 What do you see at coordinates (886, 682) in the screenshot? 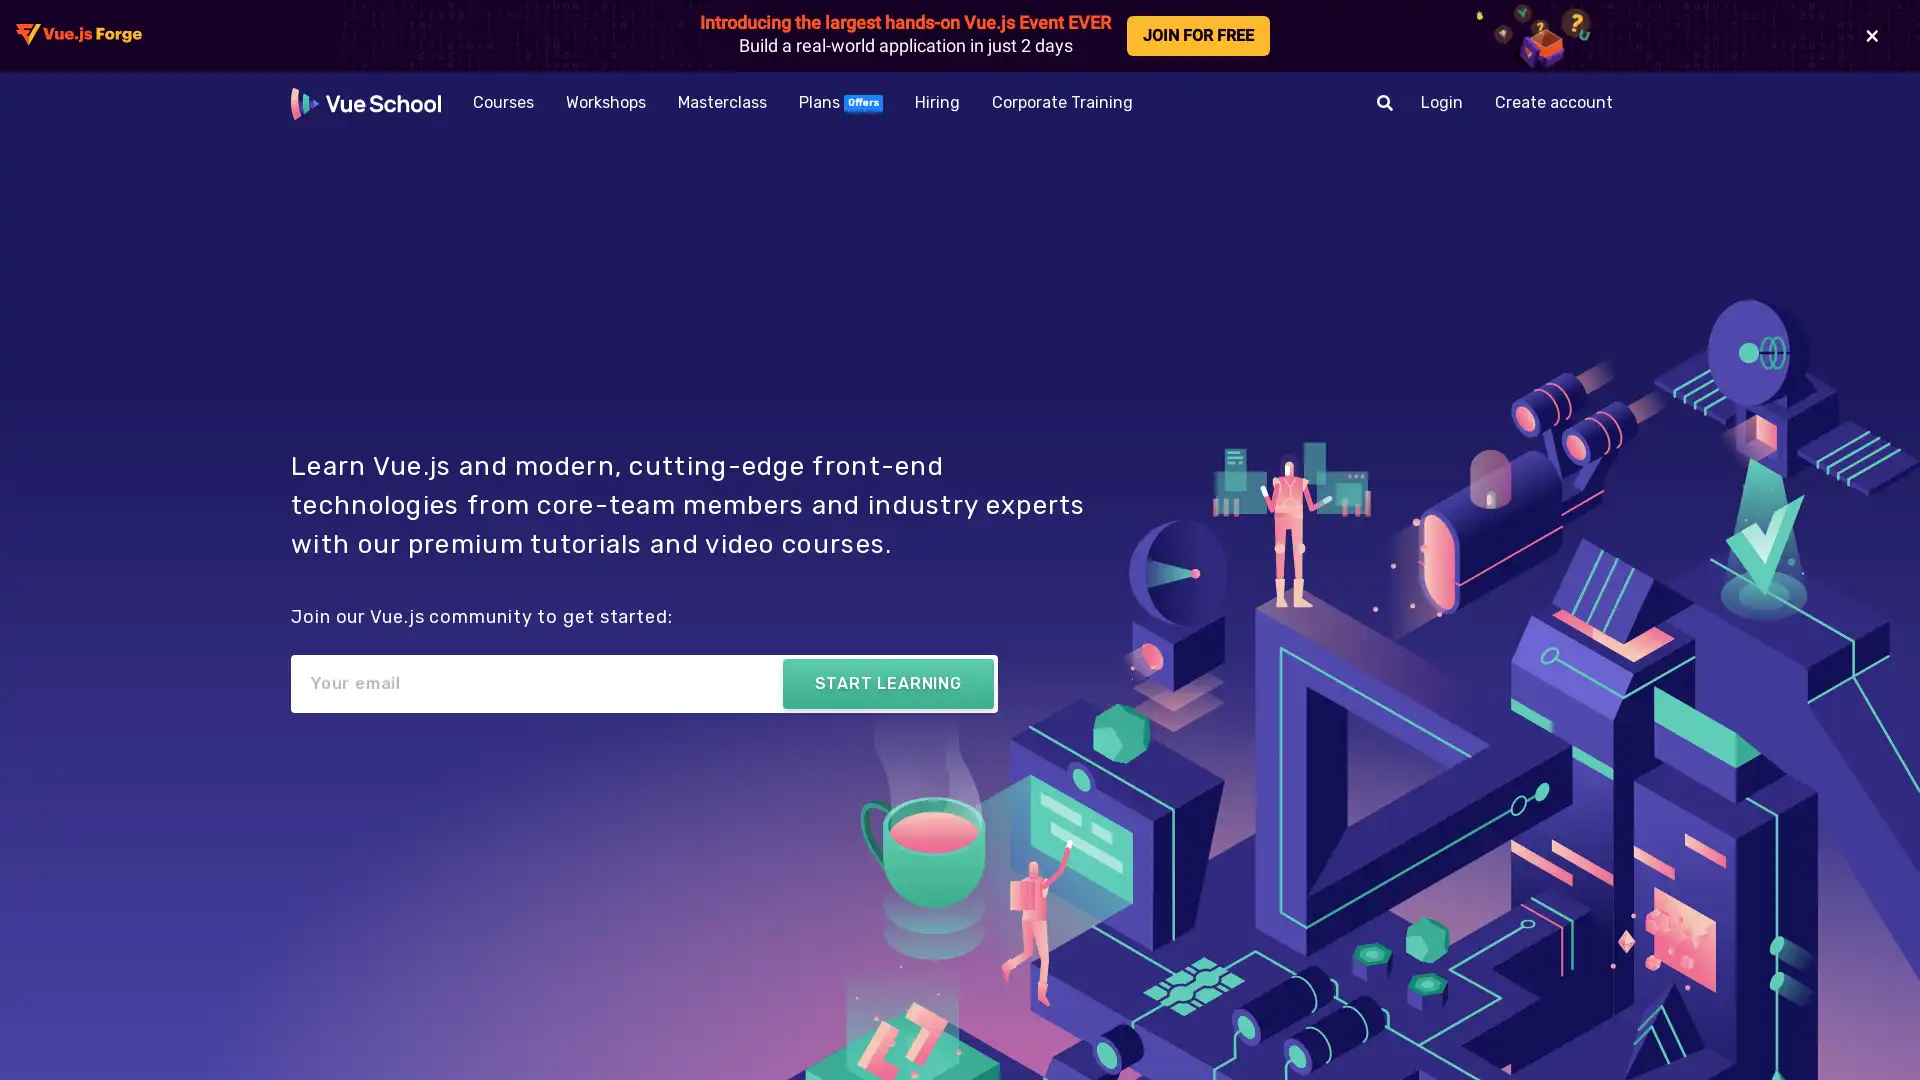
I see `START LEARNING` at bounding box center [886, 682].